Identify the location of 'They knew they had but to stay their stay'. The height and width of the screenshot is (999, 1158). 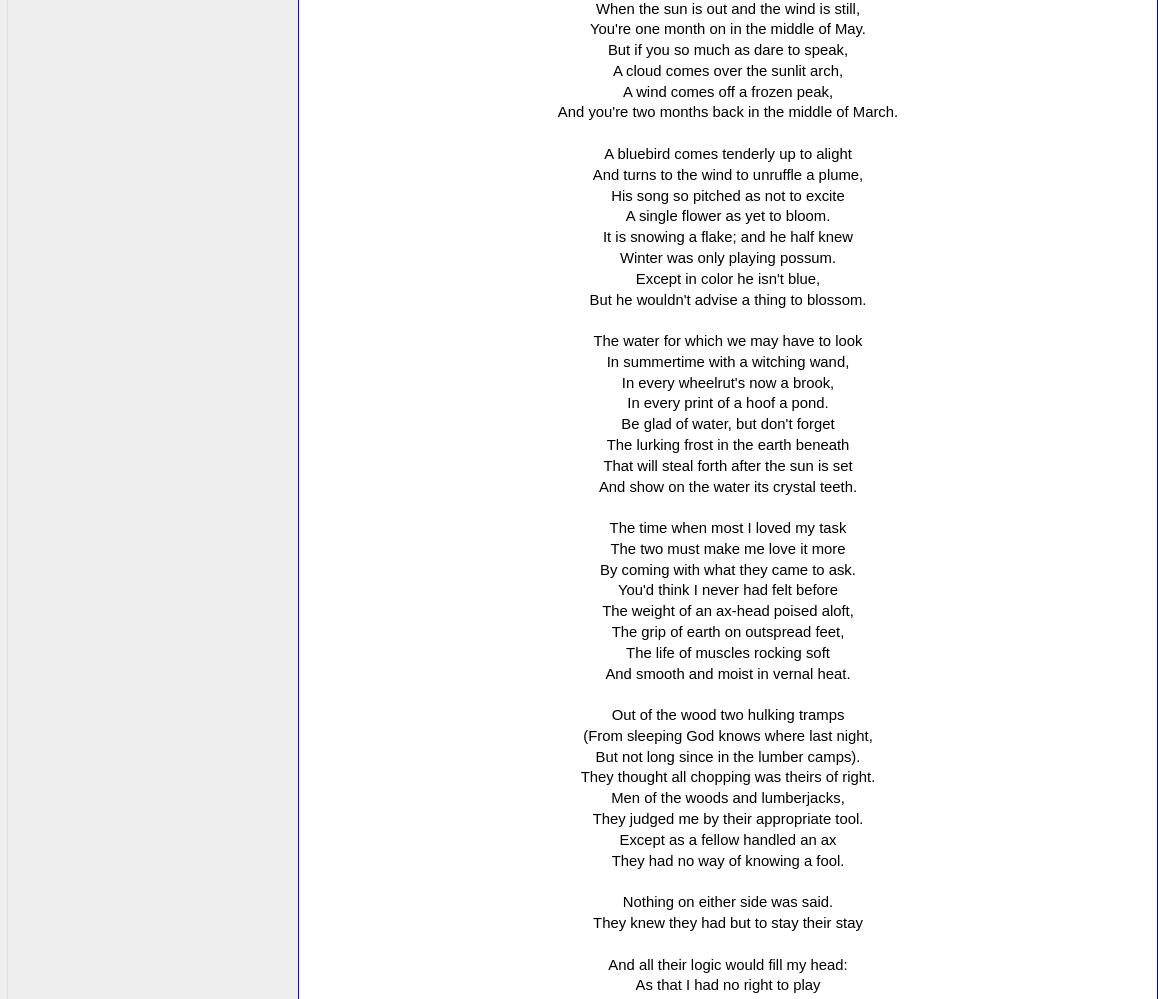
(726, 921).